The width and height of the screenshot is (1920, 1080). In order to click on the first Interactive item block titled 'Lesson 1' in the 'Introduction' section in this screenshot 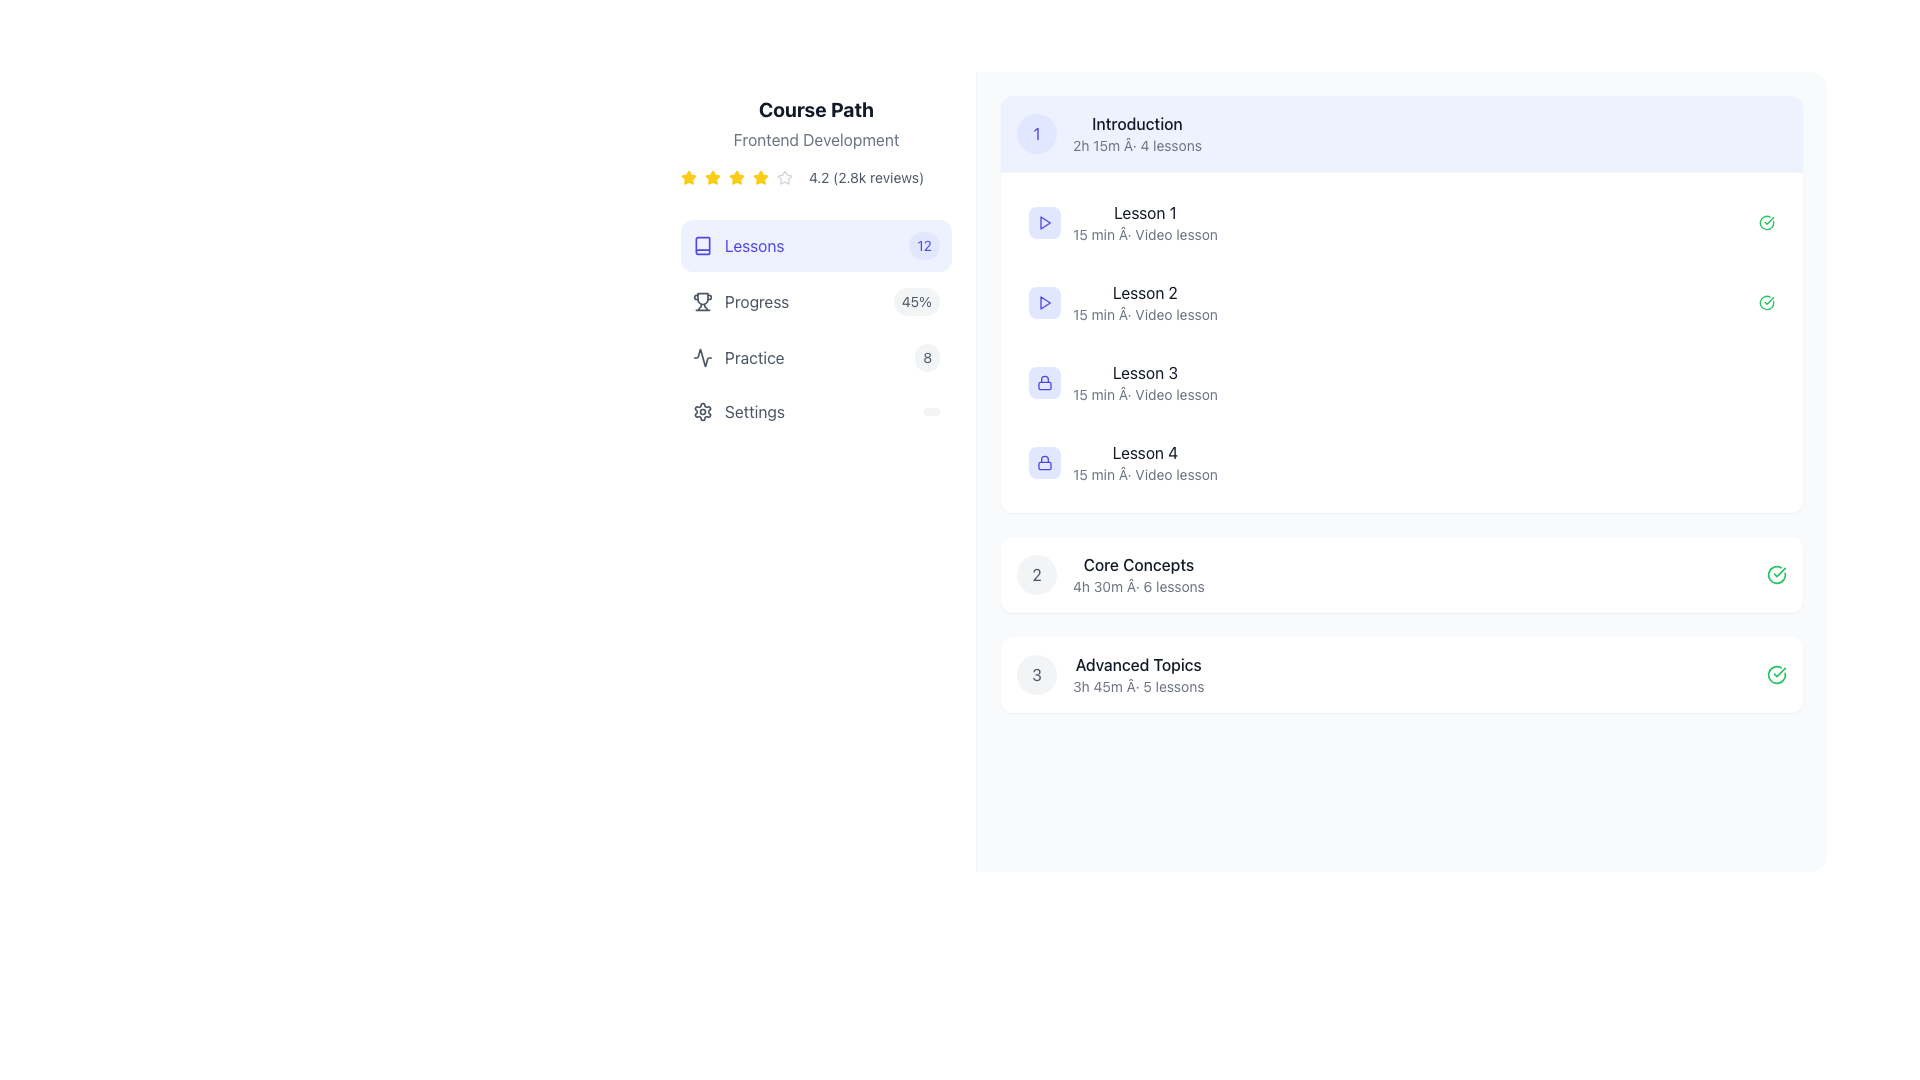, I will do `click(1400, 223)`.